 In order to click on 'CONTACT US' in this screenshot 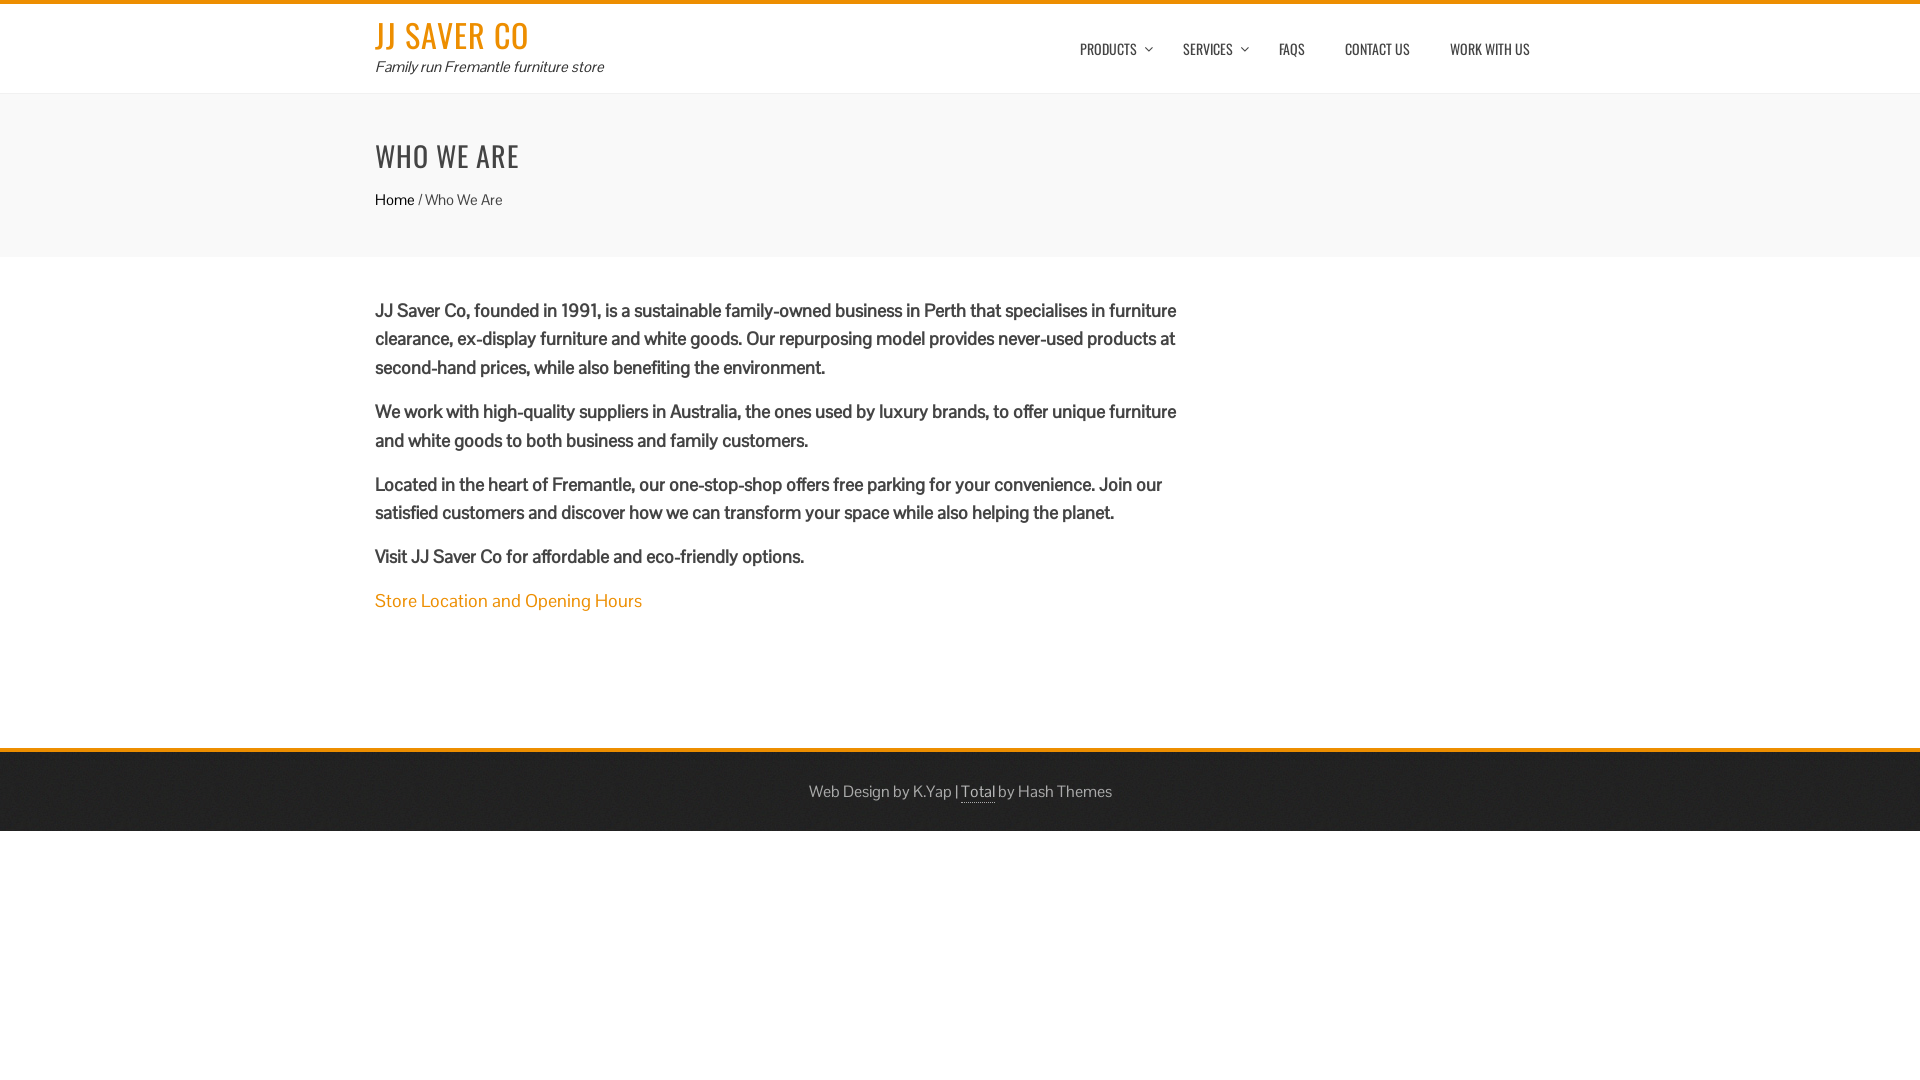, I will do `click(1376, 48)`.